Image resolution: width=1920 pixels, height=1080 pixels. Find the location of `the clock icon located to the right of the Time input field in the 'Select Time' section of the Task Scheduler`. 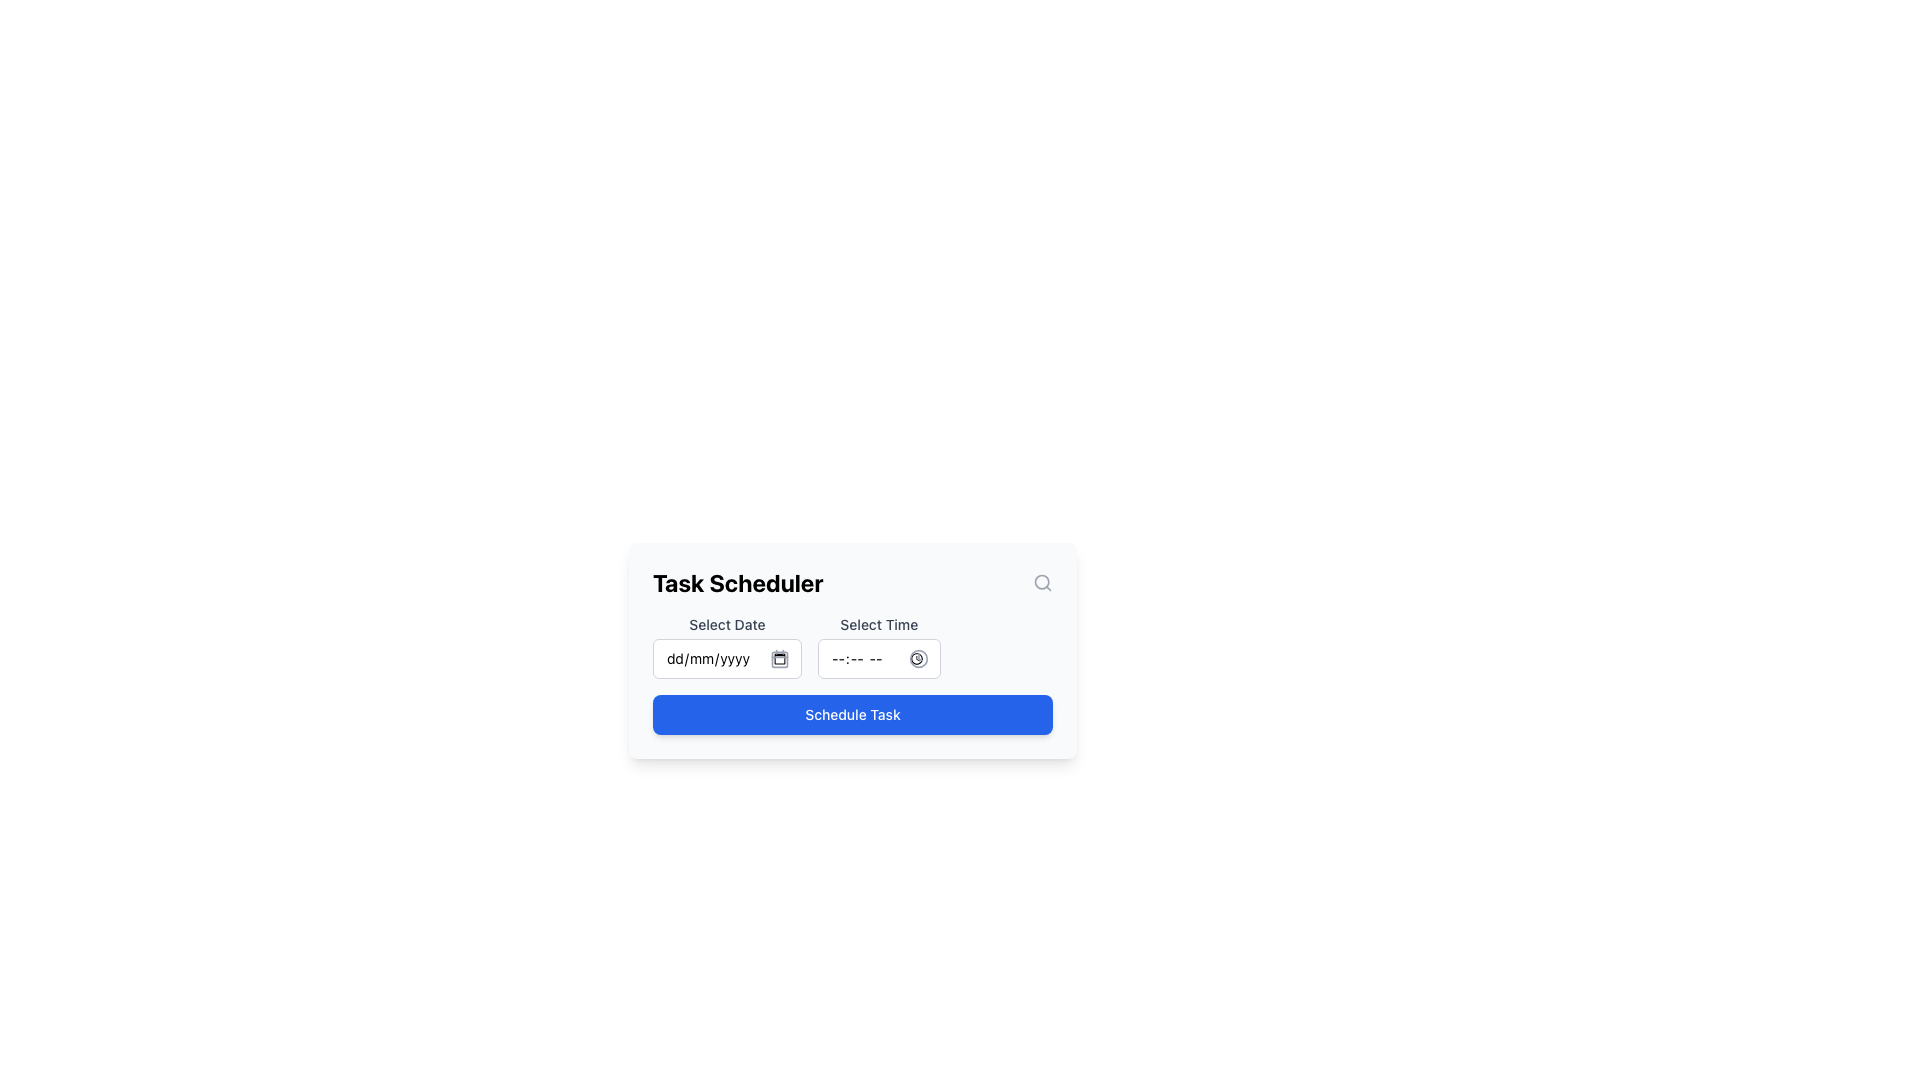

the clock icon located to the right of the Time input field in the 'Select Time' section of the Task Scheduler is located at coordinates (879, 659).